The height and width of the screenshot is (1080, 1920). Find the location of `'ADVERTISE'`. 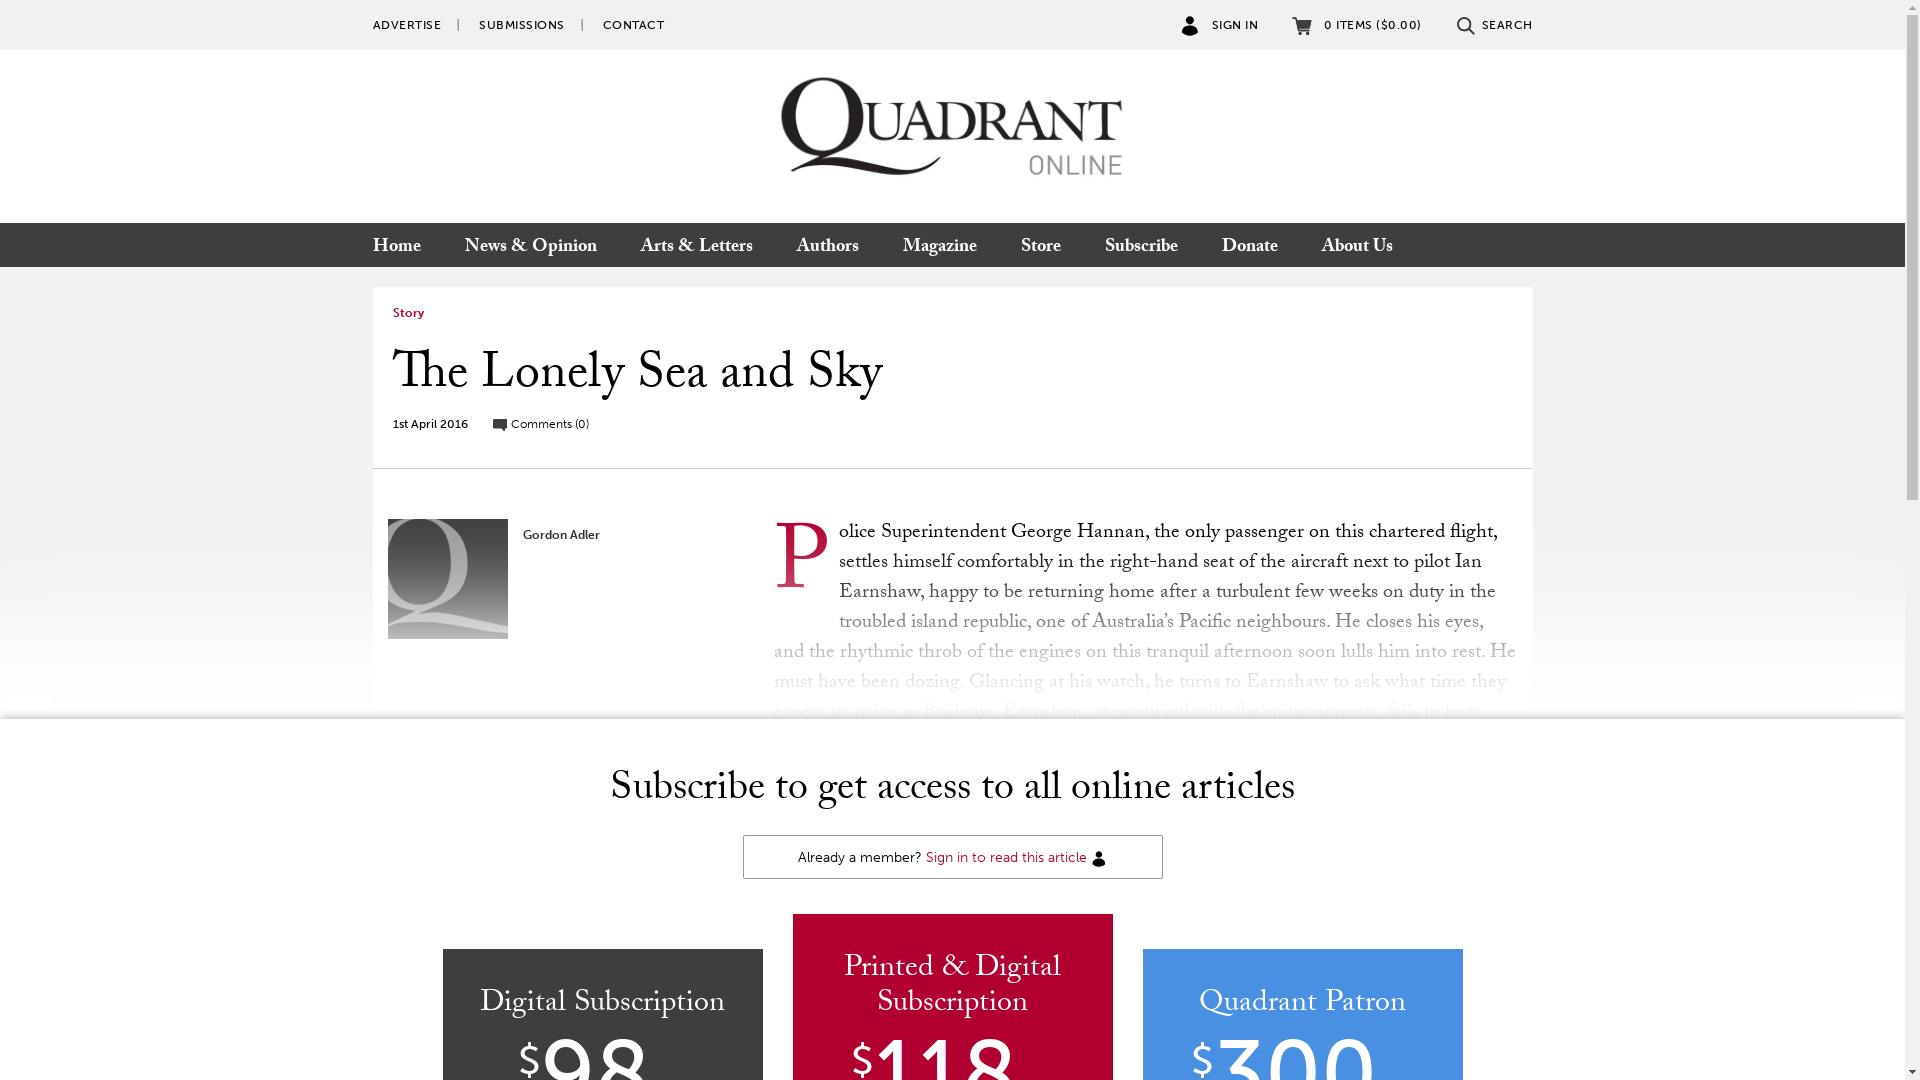

'ADVERTISE' is located at coordinates (405, 24).